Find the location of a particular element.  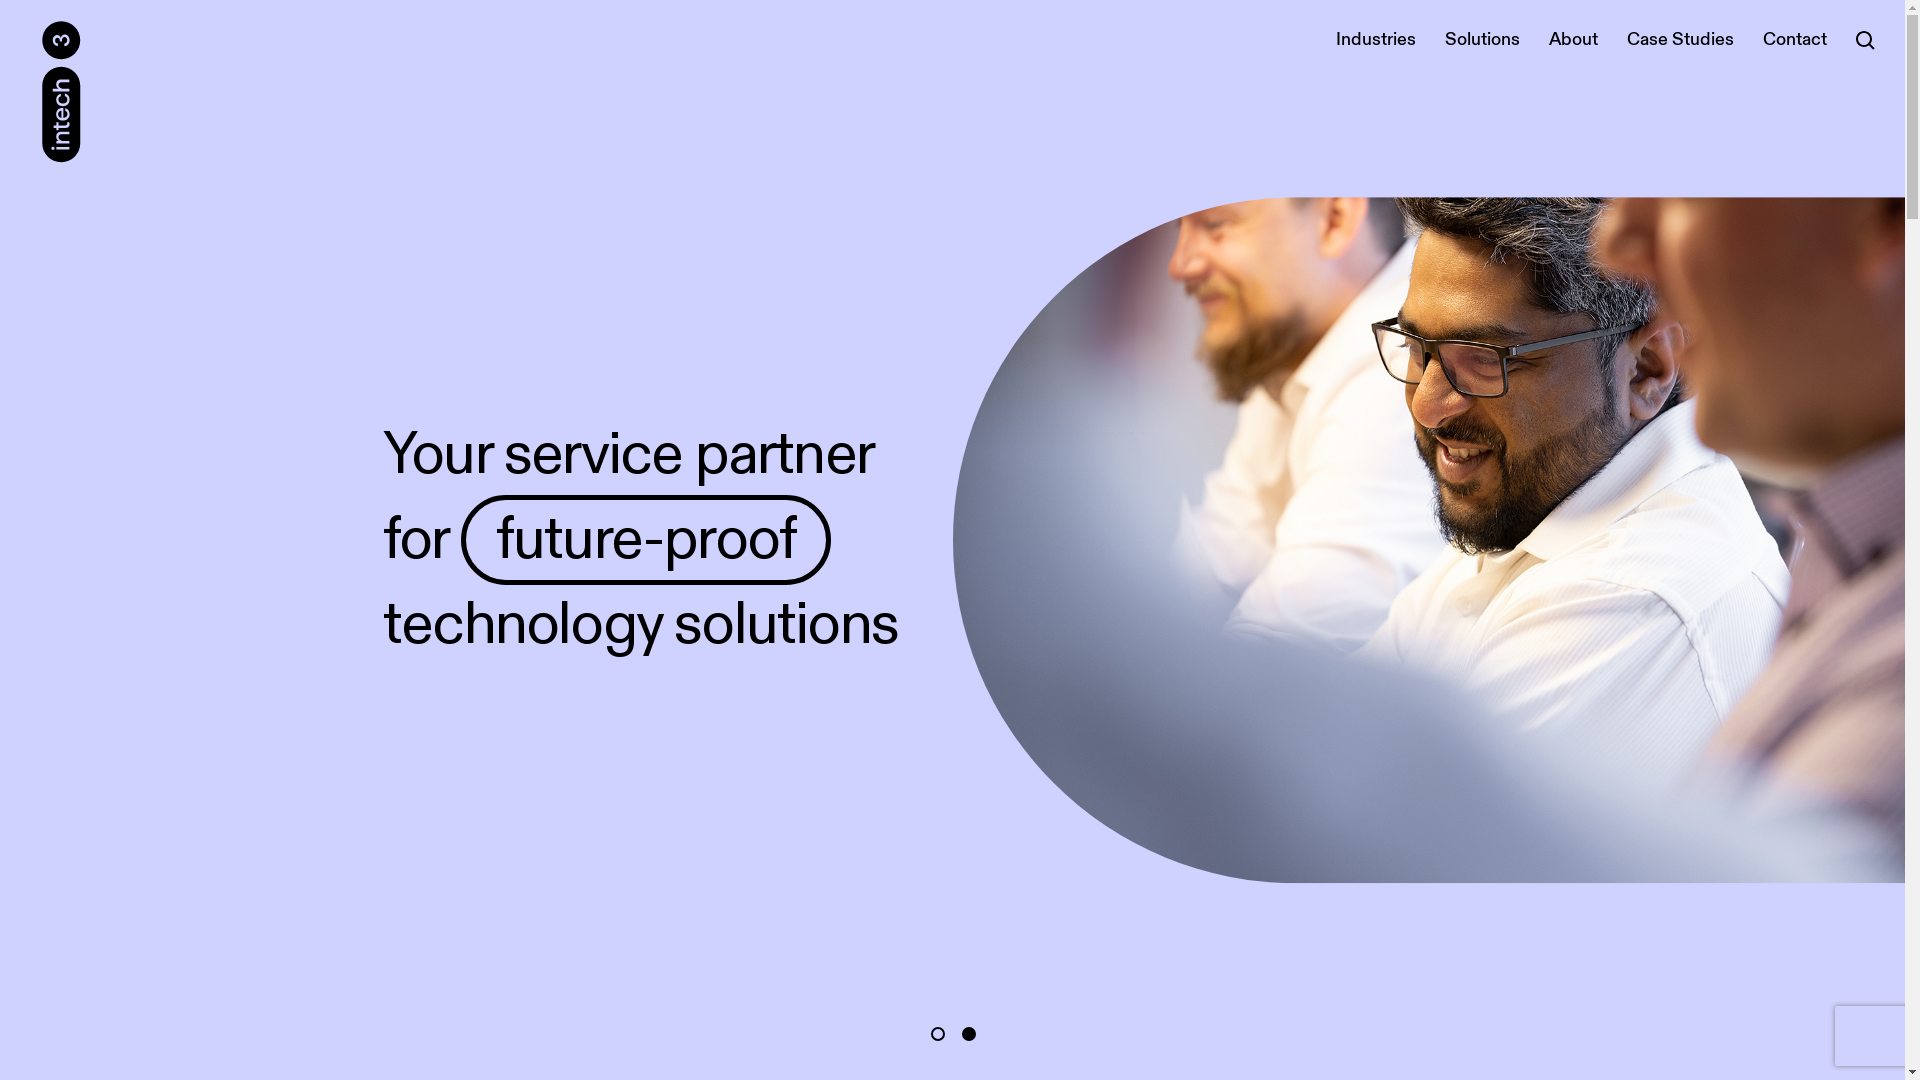

'Solutions' is located at coordinates (1482, 39).